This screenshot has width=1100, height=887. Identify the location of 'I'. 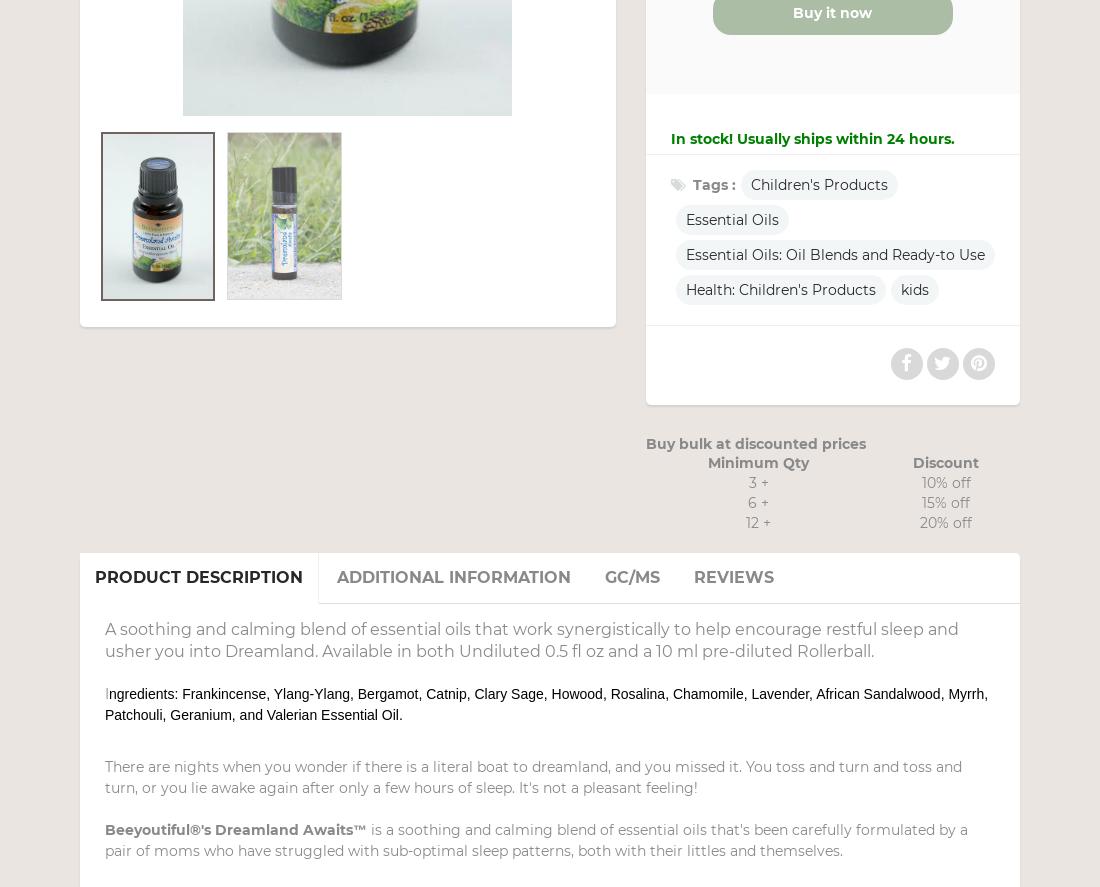
(107, 693).